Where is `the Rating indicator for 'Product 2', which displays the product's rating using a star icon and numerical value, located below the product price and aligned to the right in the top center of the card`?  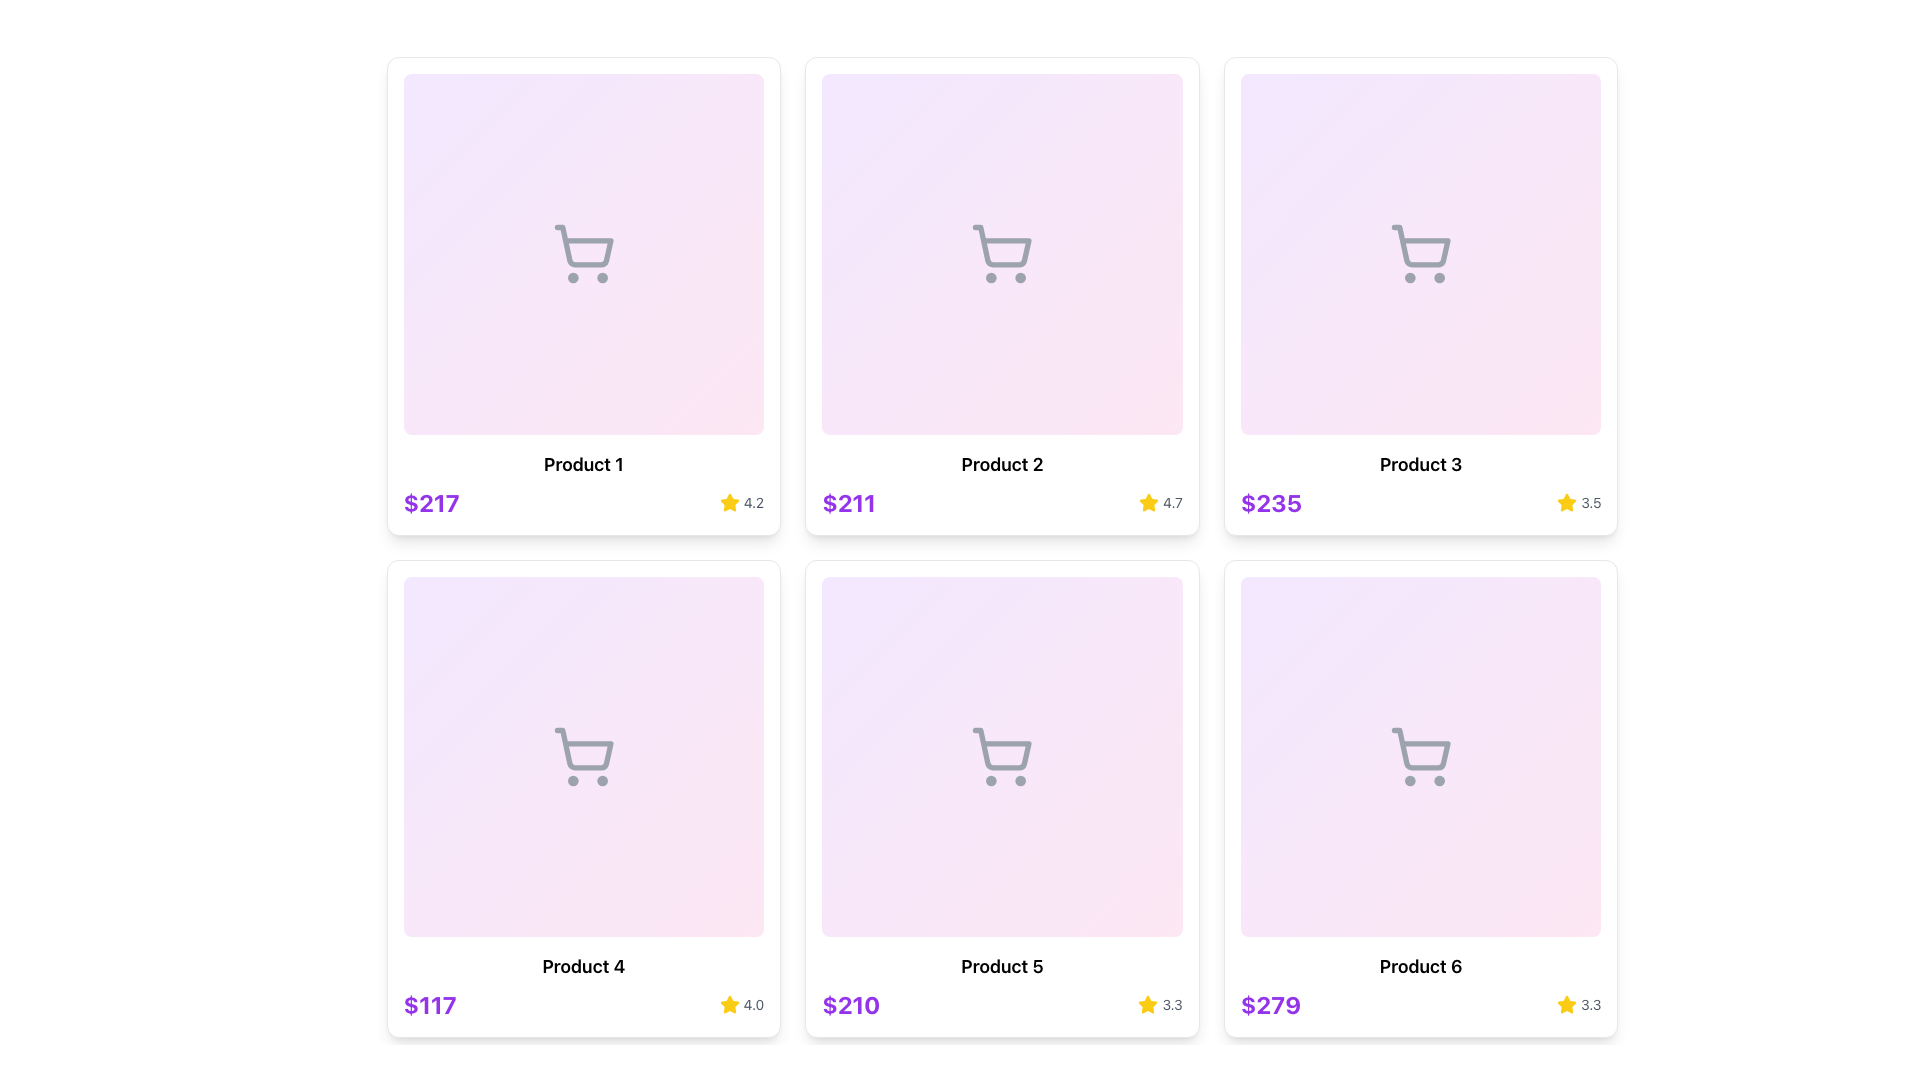
the Rating indicator for 'Product 2', which displays the product's rating using a star icon and numerical value, located below the product price and aligned to the right in the top center of the card is located at coordinates (1161, 501).